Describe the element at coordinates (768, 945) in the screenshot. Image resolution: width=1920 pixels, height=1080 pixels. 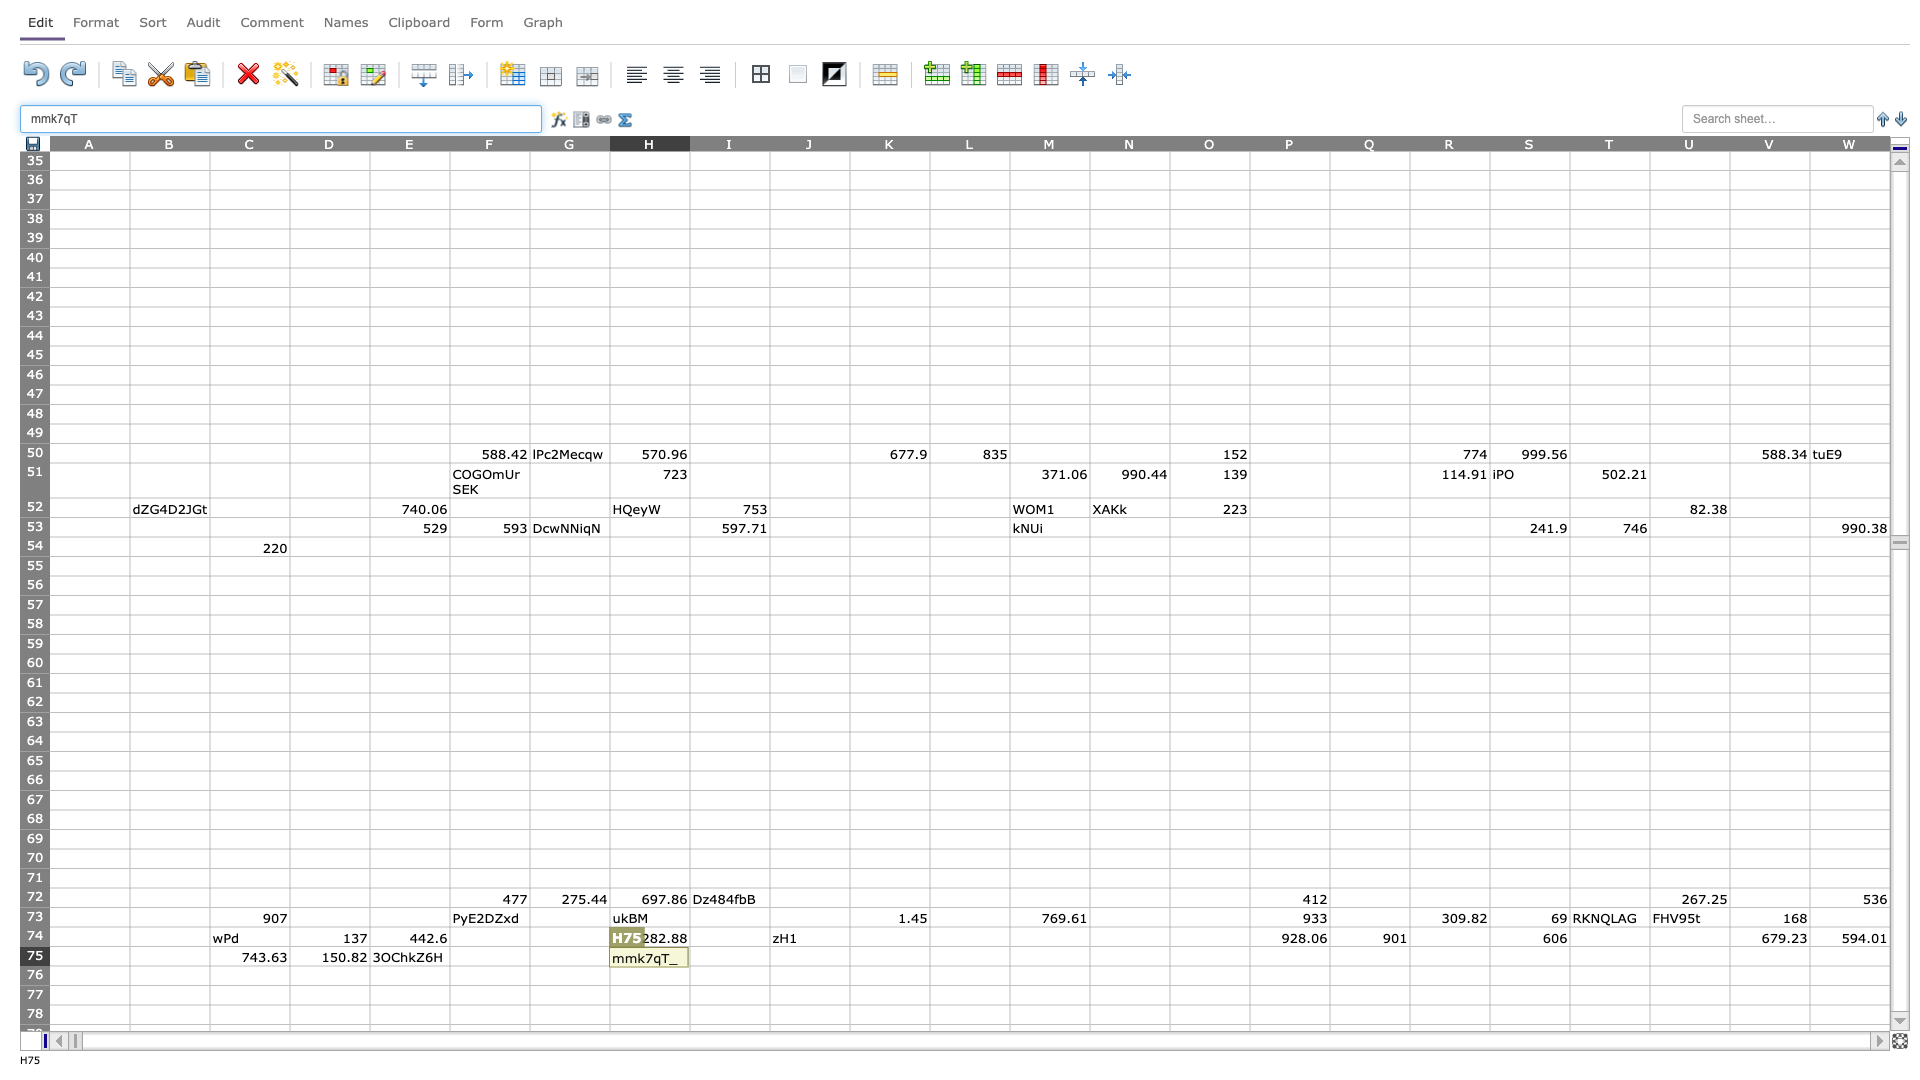
I see `top left corner of cell J75` at that location.